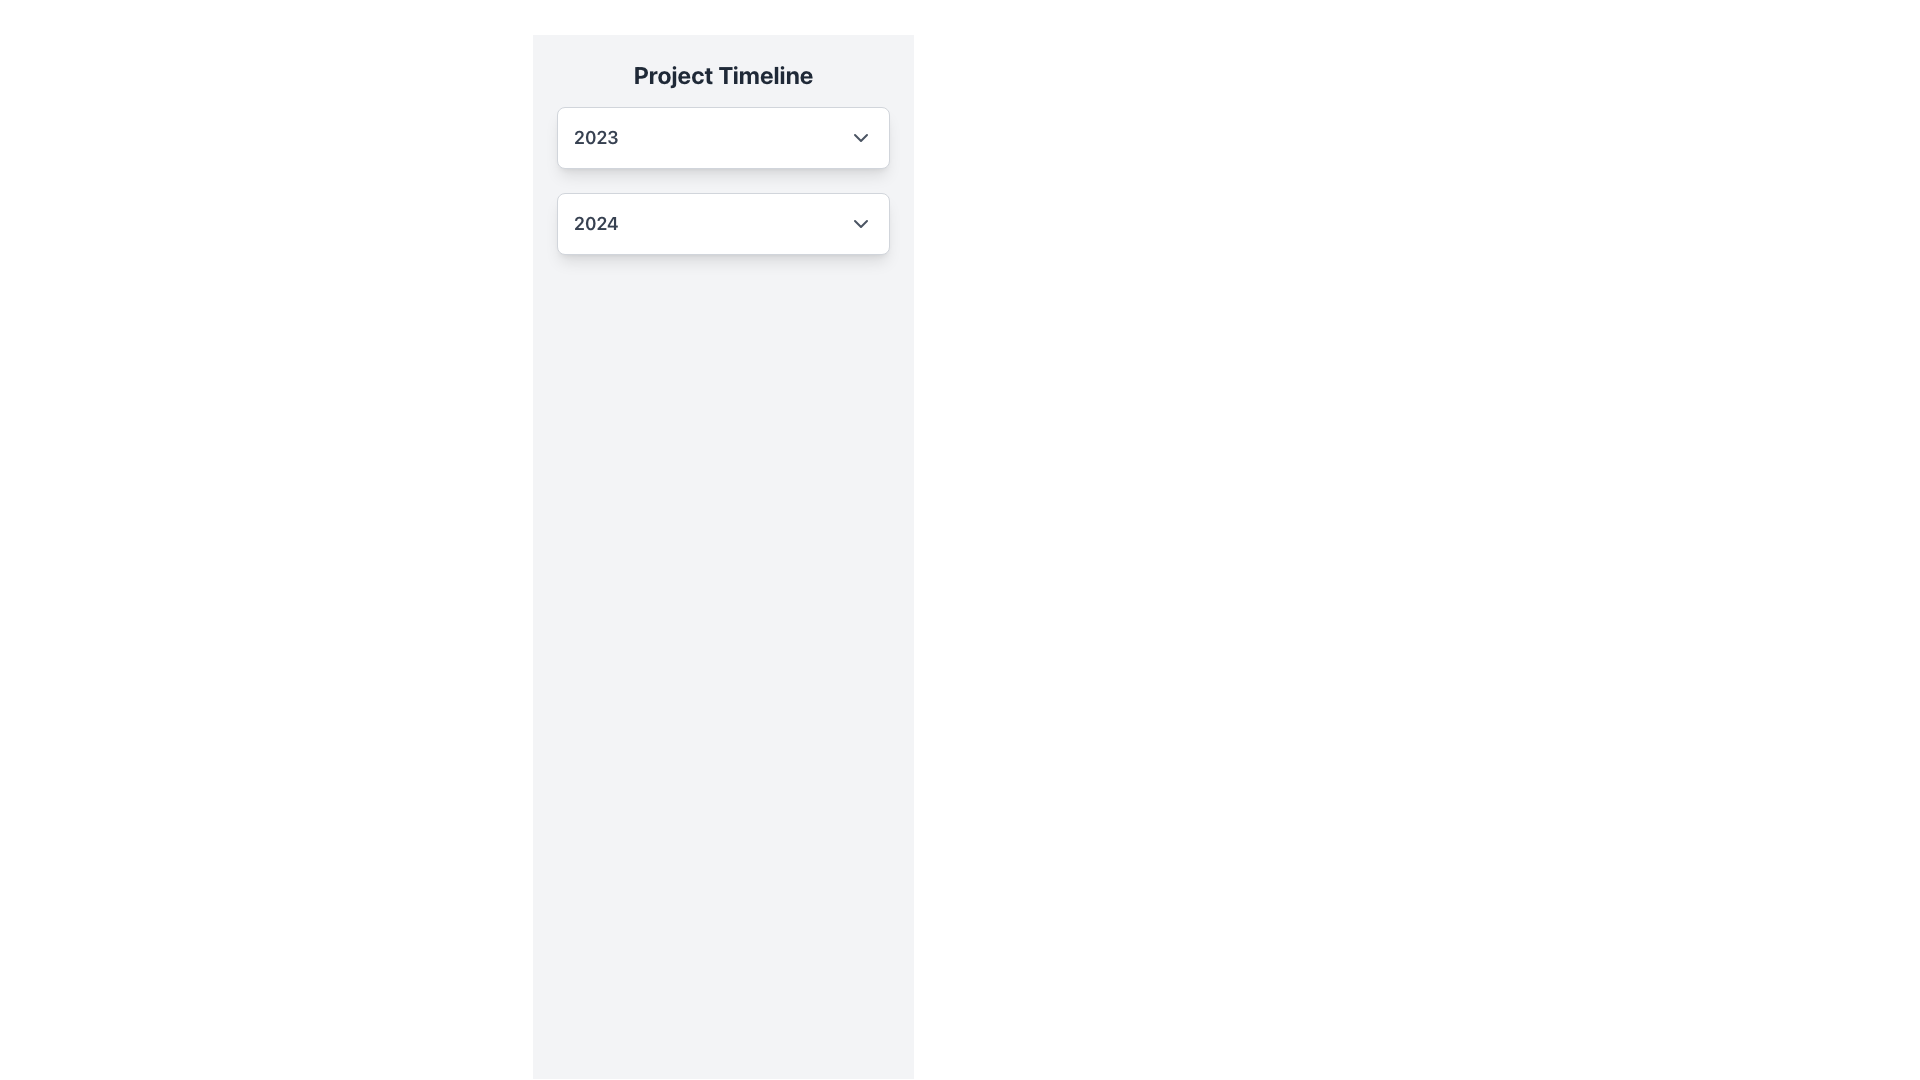  What do you see at coordinates (860, 137) in the screenshot?
I see `the gray downward-facing chevron icon next to the text '2023'` at bounding box center [860, 137].